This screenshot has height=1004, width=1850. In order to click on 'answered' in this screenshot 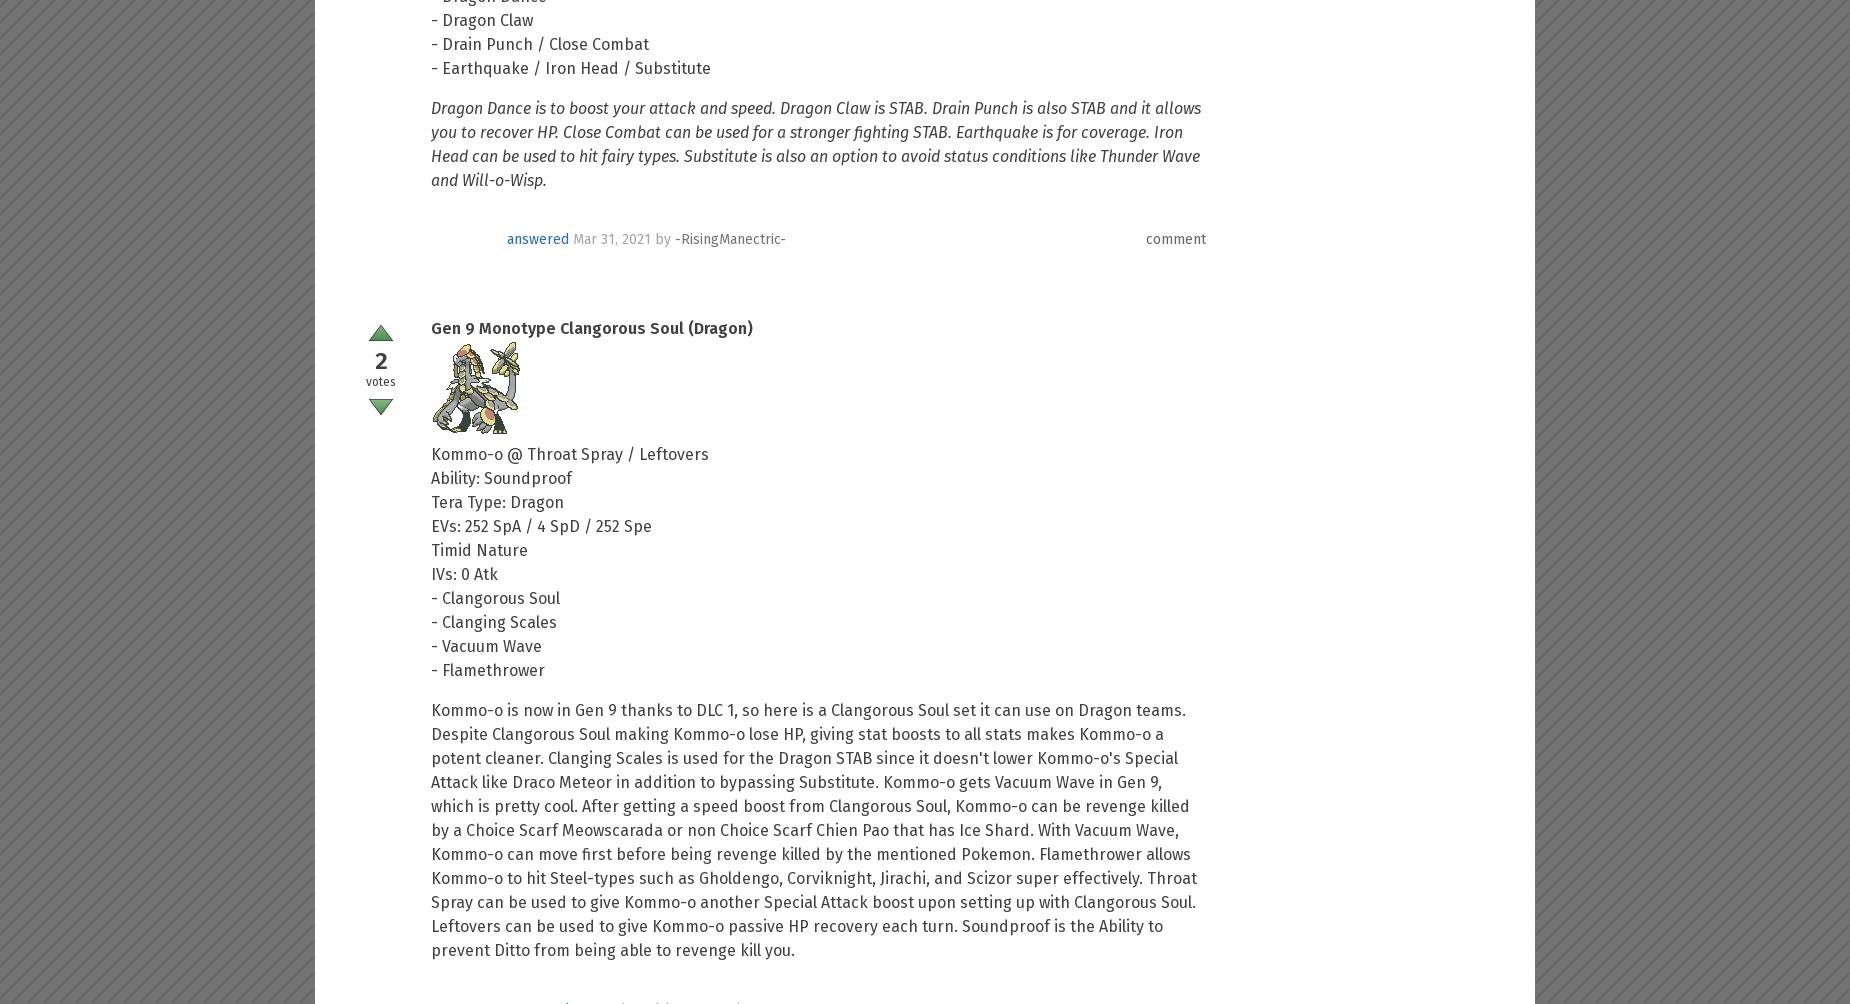, I will do `click(507, 237)`.